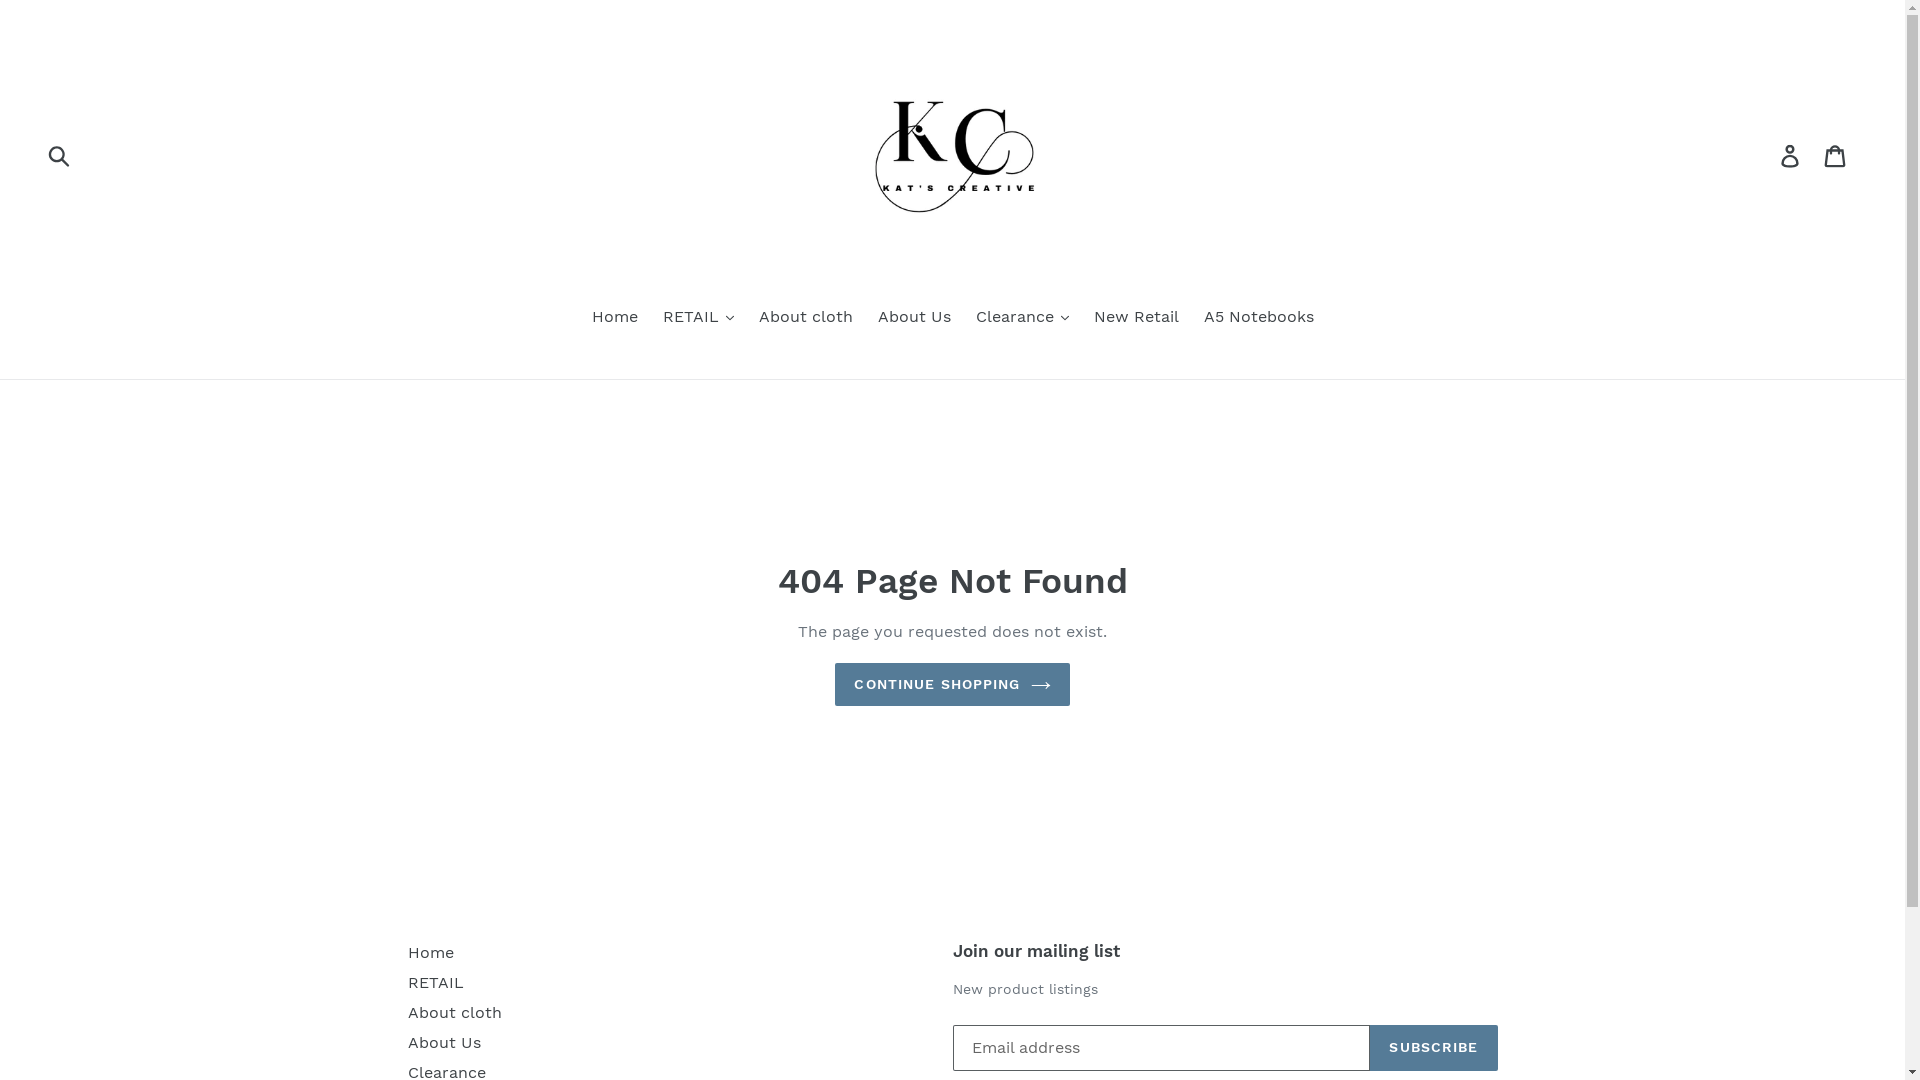 The image size is (1920, 1080). What do you see at coordinates (1257, 317) in the screenshot?
I see `'A5 Notebooks'` at bounding box center [1257, 317].